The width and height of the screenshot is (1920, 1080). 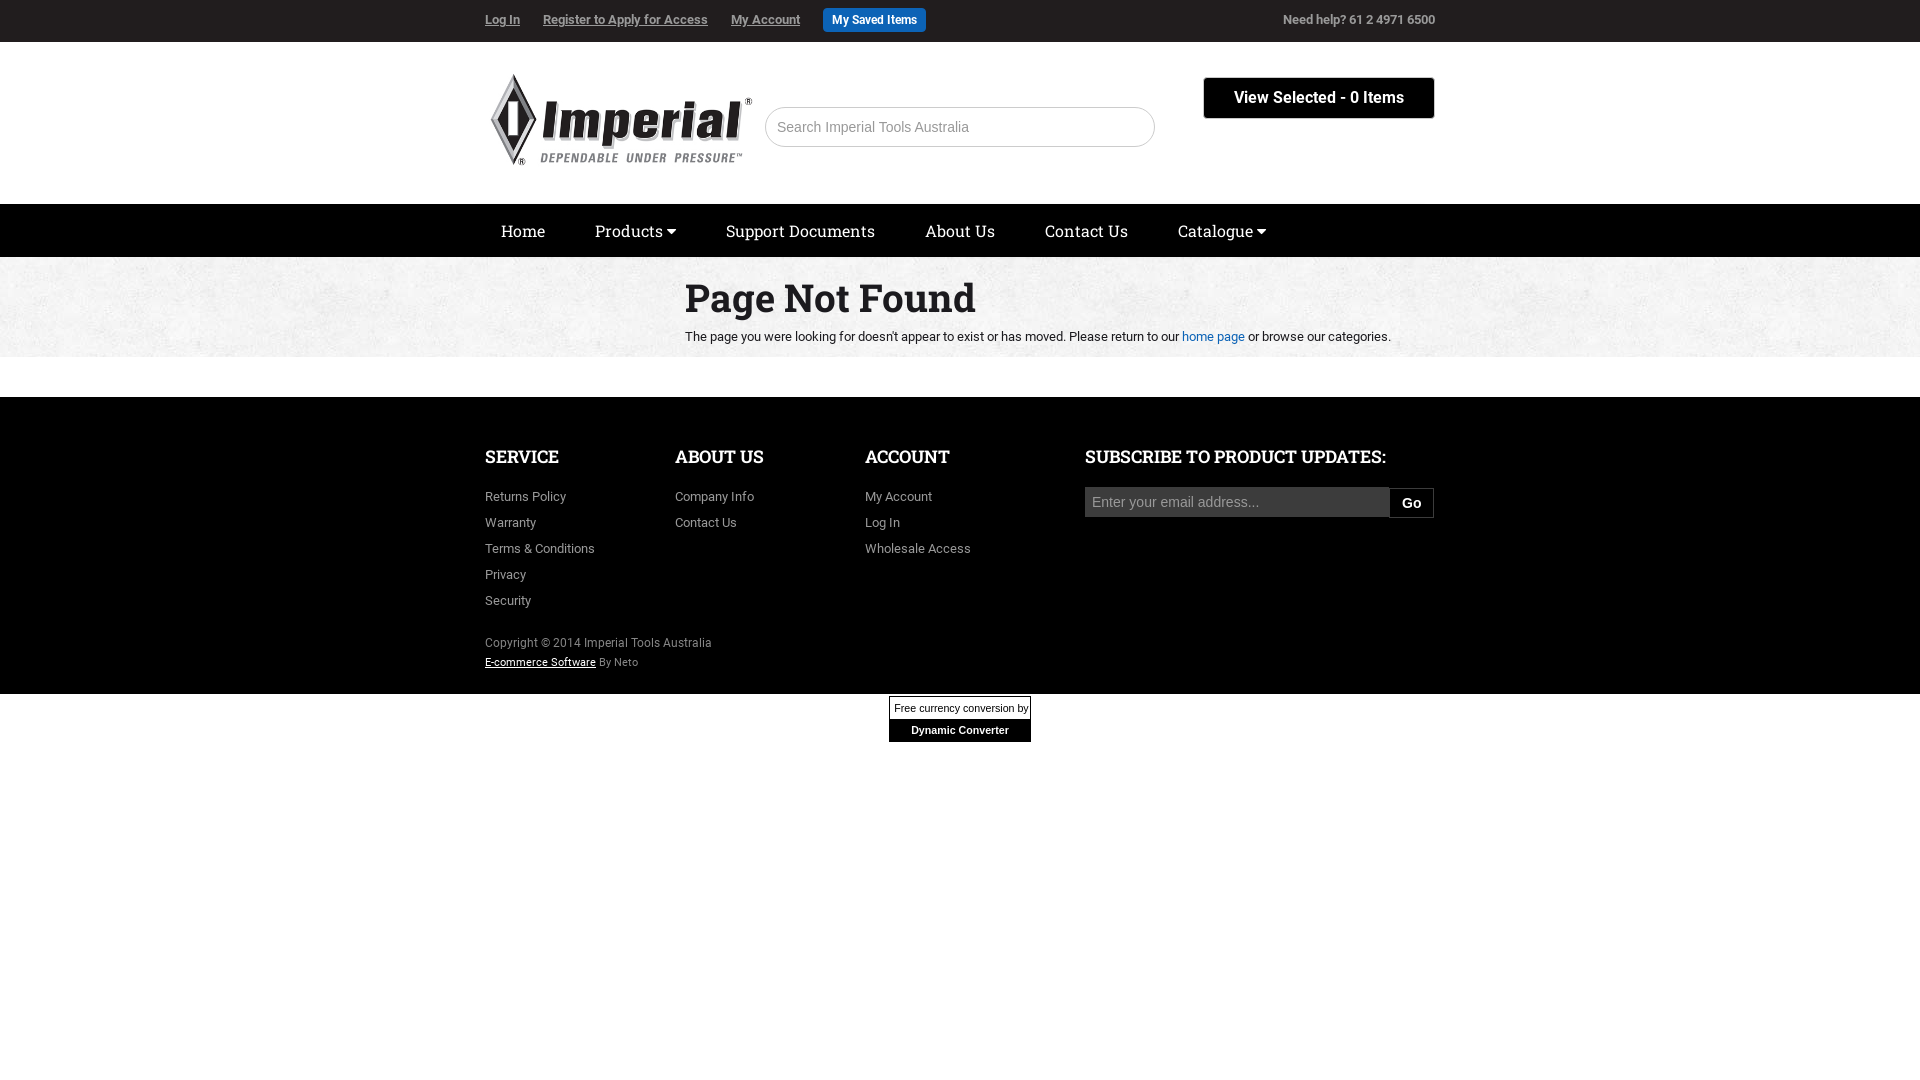 What do you see at coordinates (1221, 230) in the screenshot?
I see `'Catalogue'` at bounding box center [1221, 230].